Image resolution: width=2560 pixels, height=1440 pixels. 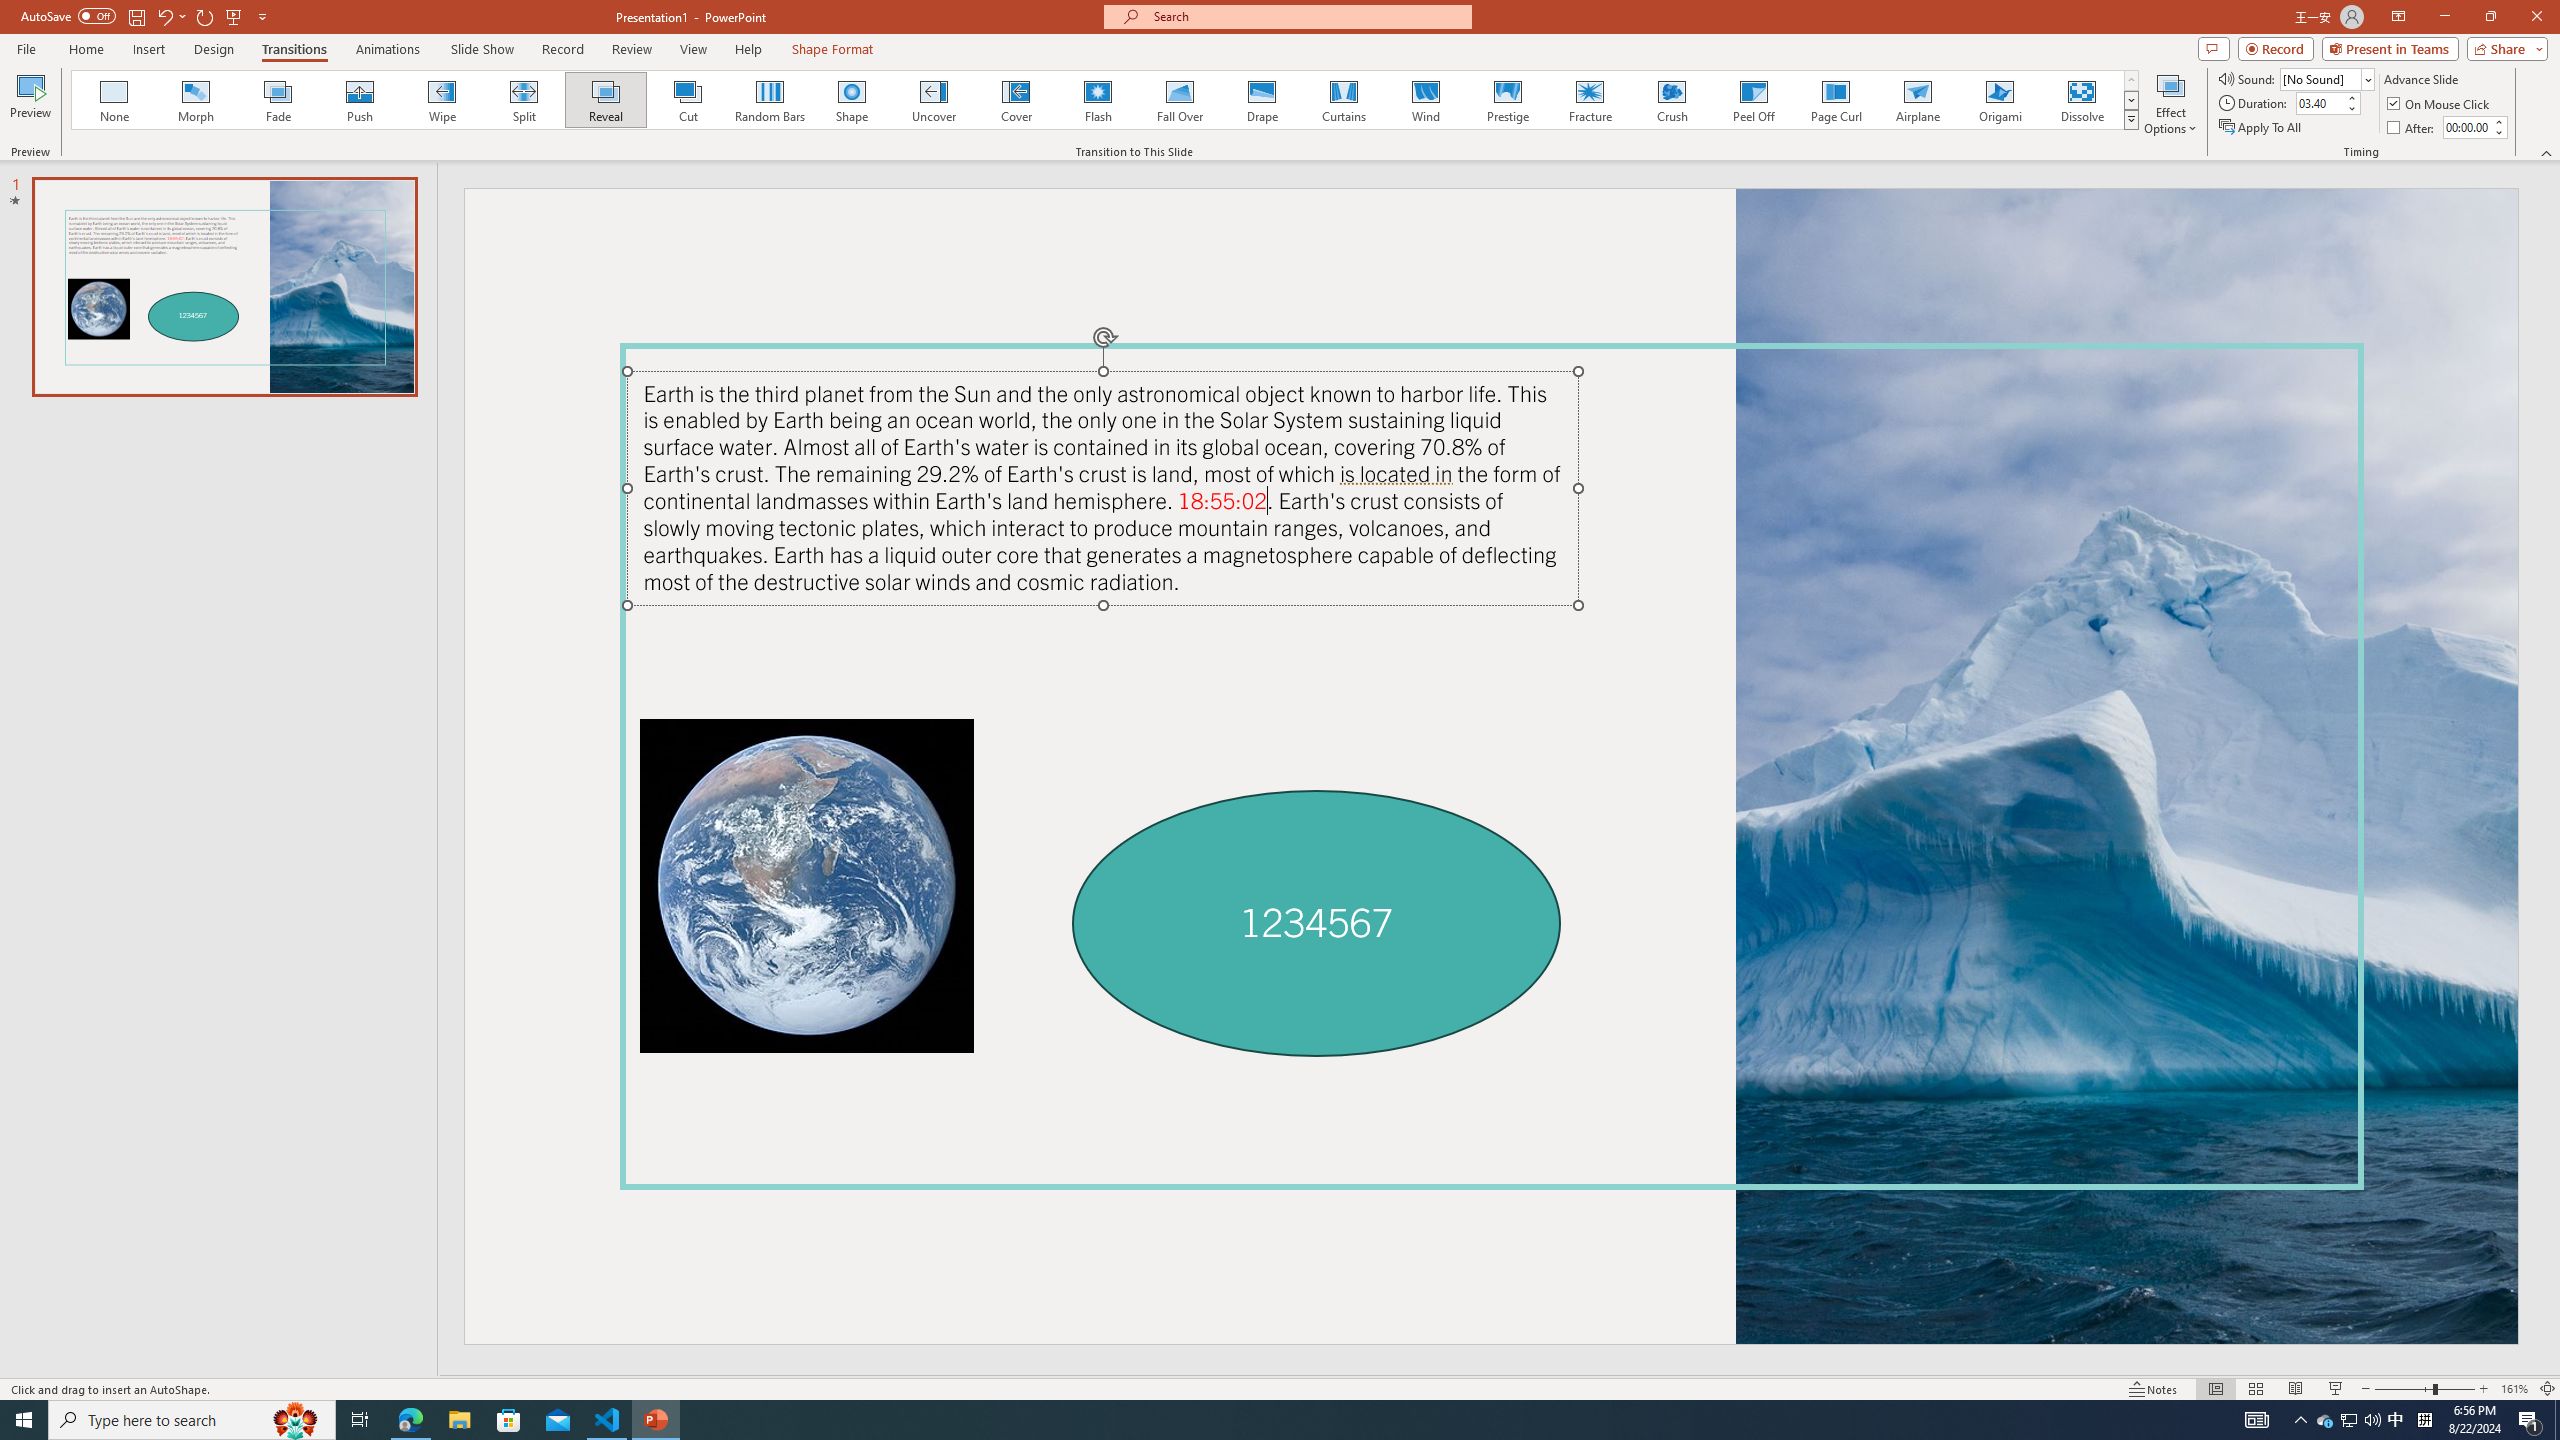 What do you see at coordinates (770, 99) in the screenshot?
I see `'Random Bars'` at bounding box center [770, 99].